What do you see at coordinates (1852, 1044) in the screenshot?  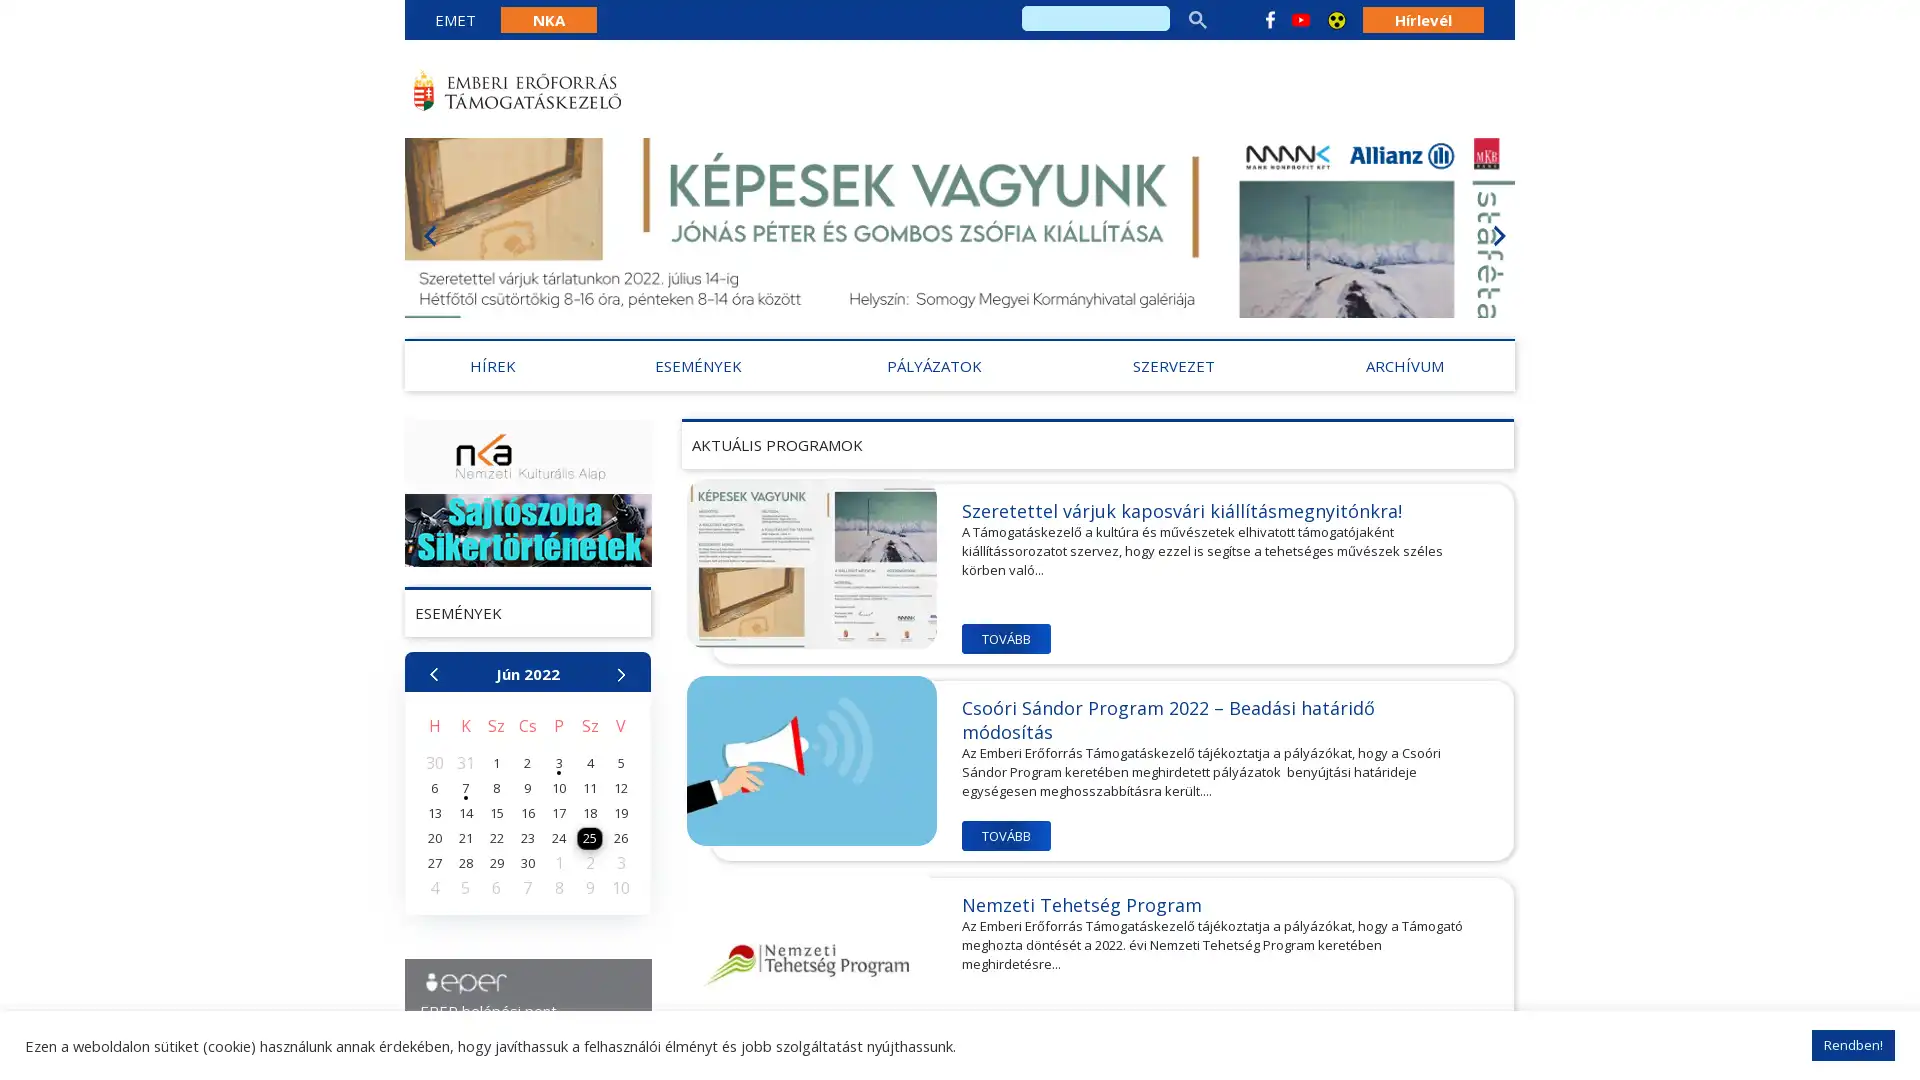 I see `Rendben!` at bounding box center [1852, 1044].